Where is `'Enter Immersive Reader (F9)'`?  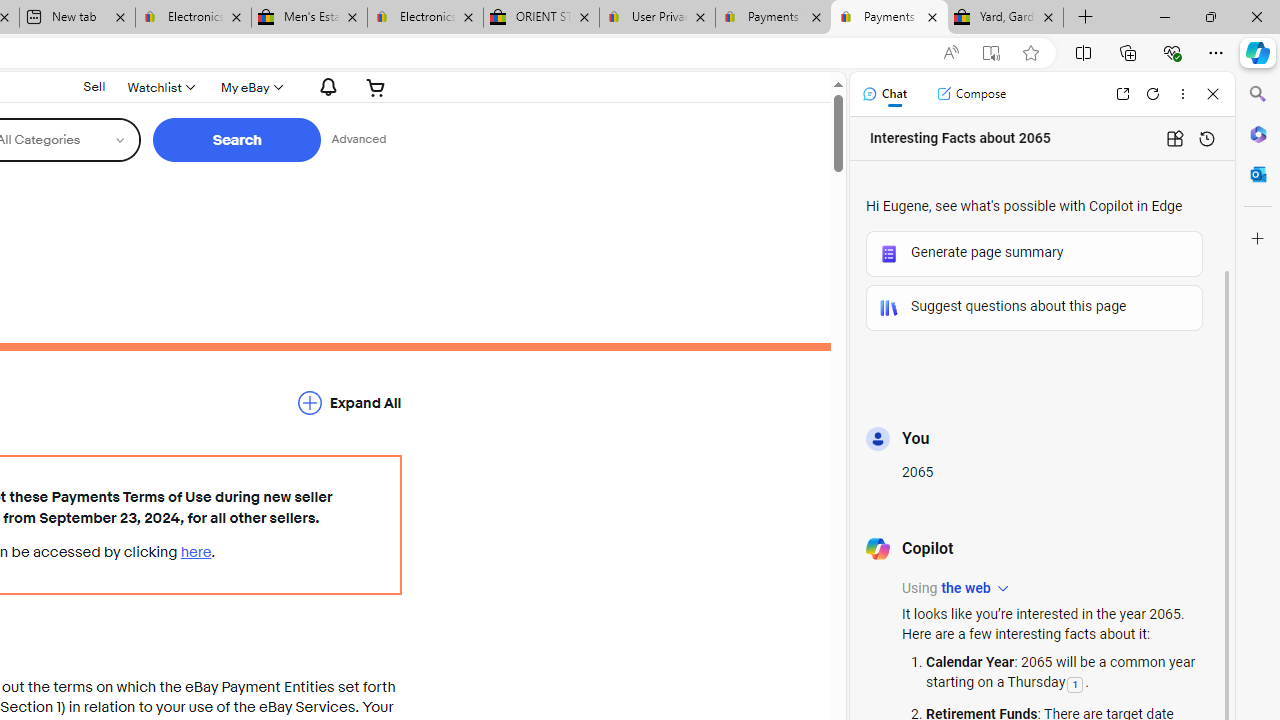 'Enter Immersive Reader (F9)' is located at coordinates (991, 52).